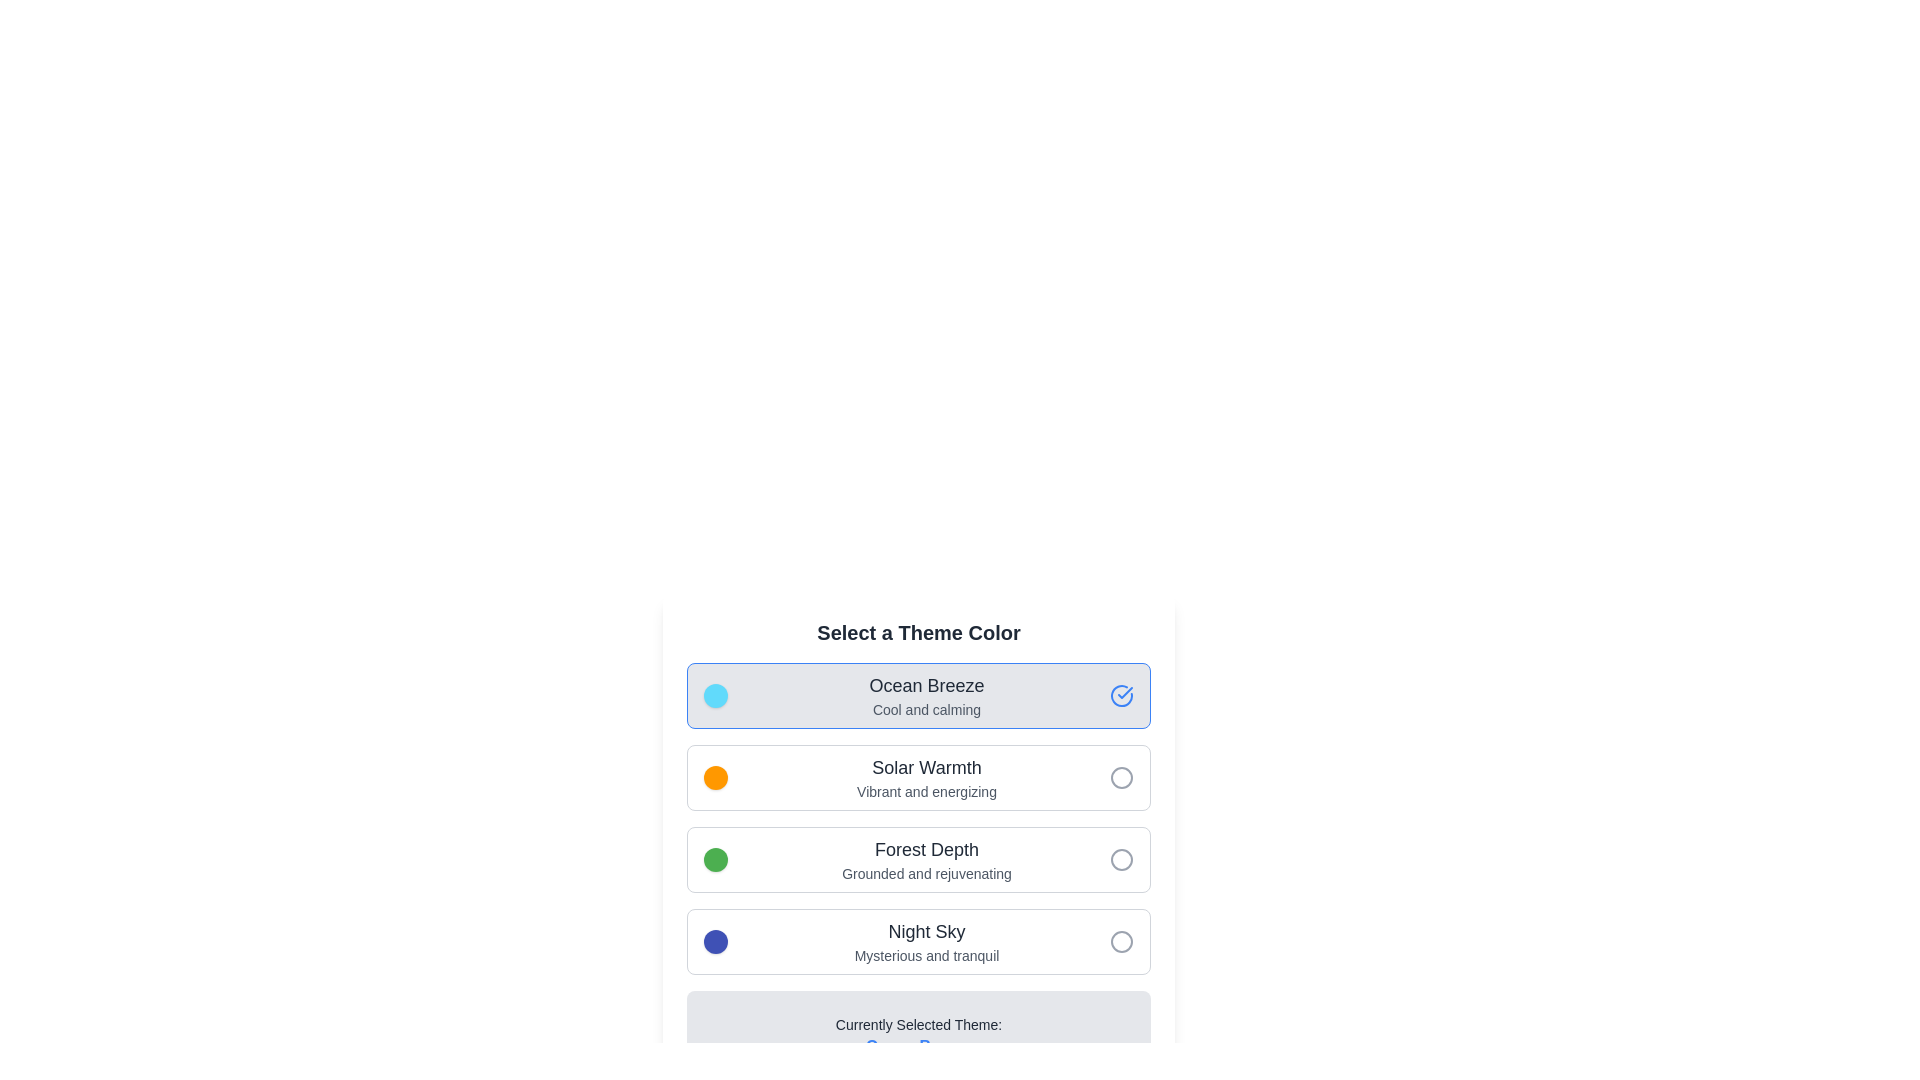  I want to click on the text label displaying the phrase 'Mysterious and tranquil', which is styled in a smaller gray font and positioned below the 'Night Sky' title, so click(925, 955).